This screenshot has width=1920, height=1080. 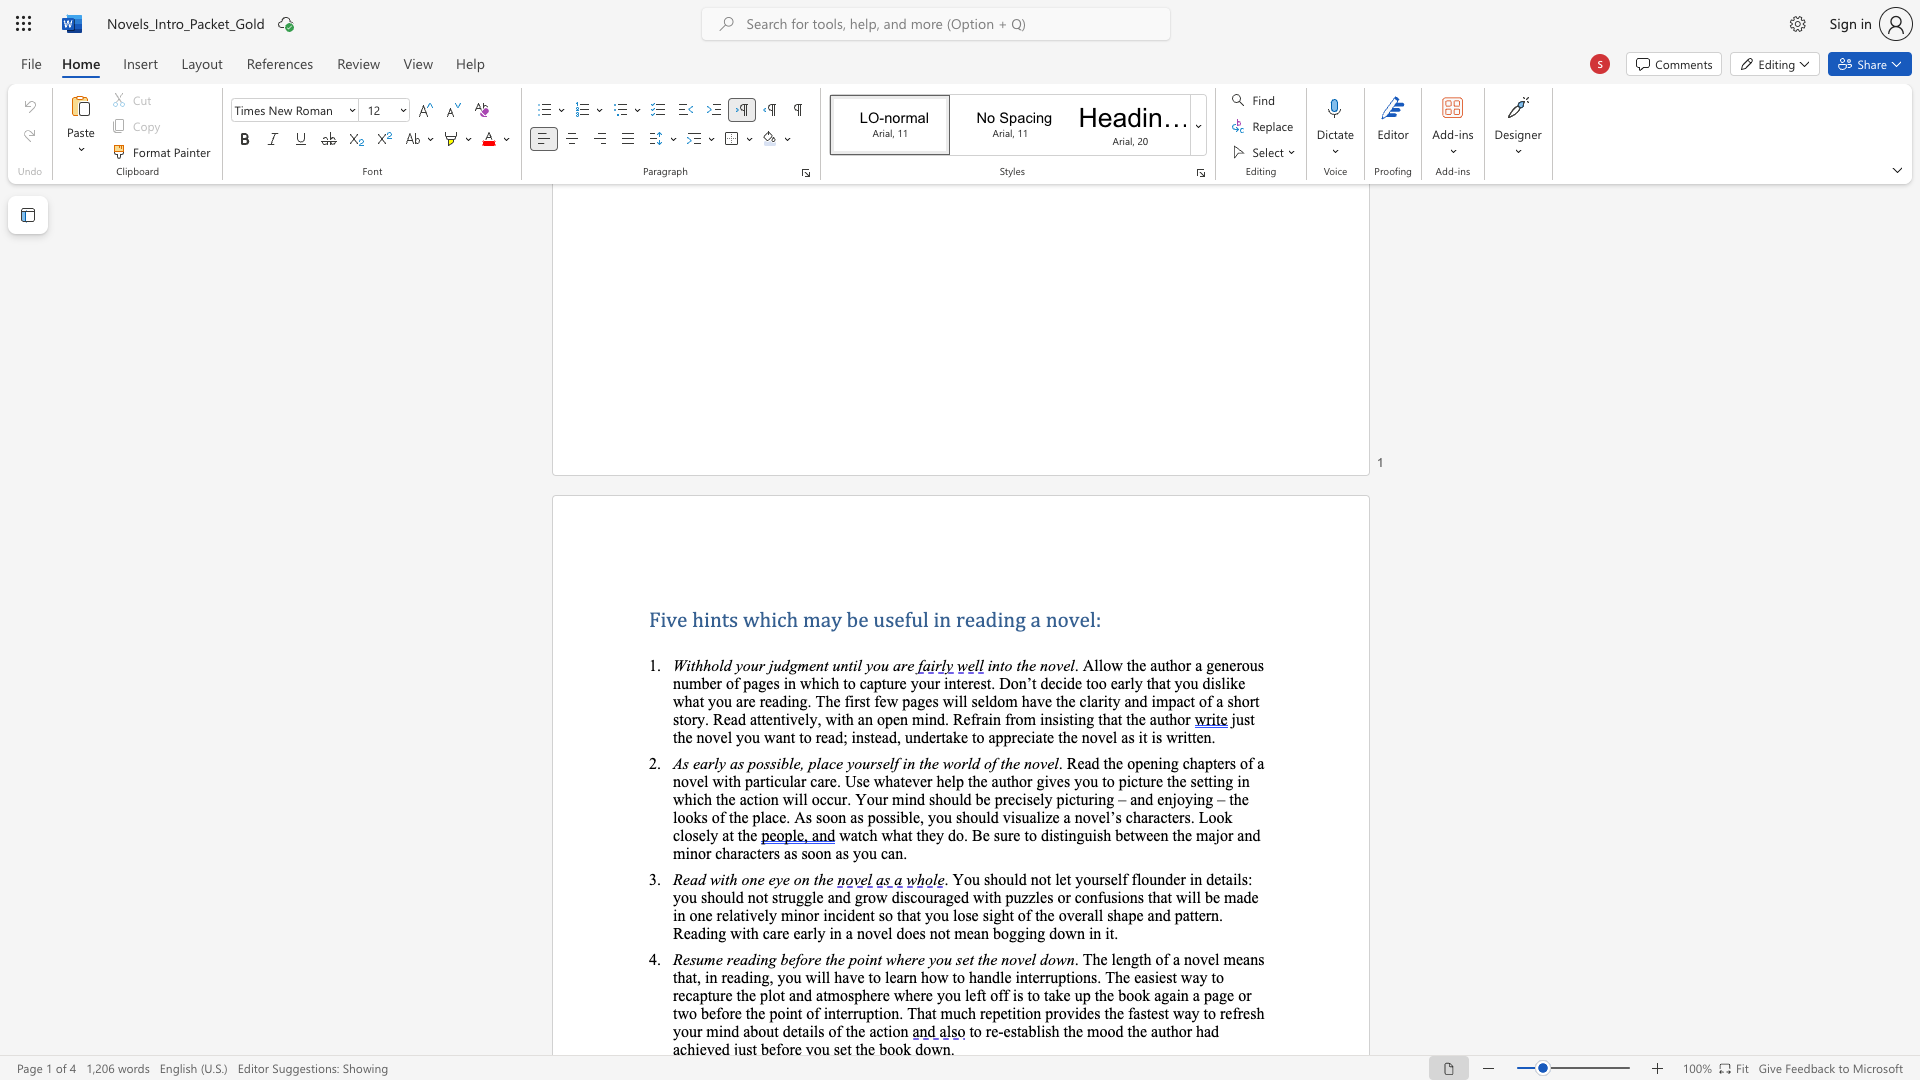 What do you see at coordinates (876, 763) in the screenshot?
I see `the subset text "self in the world of the nov" within the text "As early as possible, place yourself in the world of the novel"` at bounding box center [876, 763].